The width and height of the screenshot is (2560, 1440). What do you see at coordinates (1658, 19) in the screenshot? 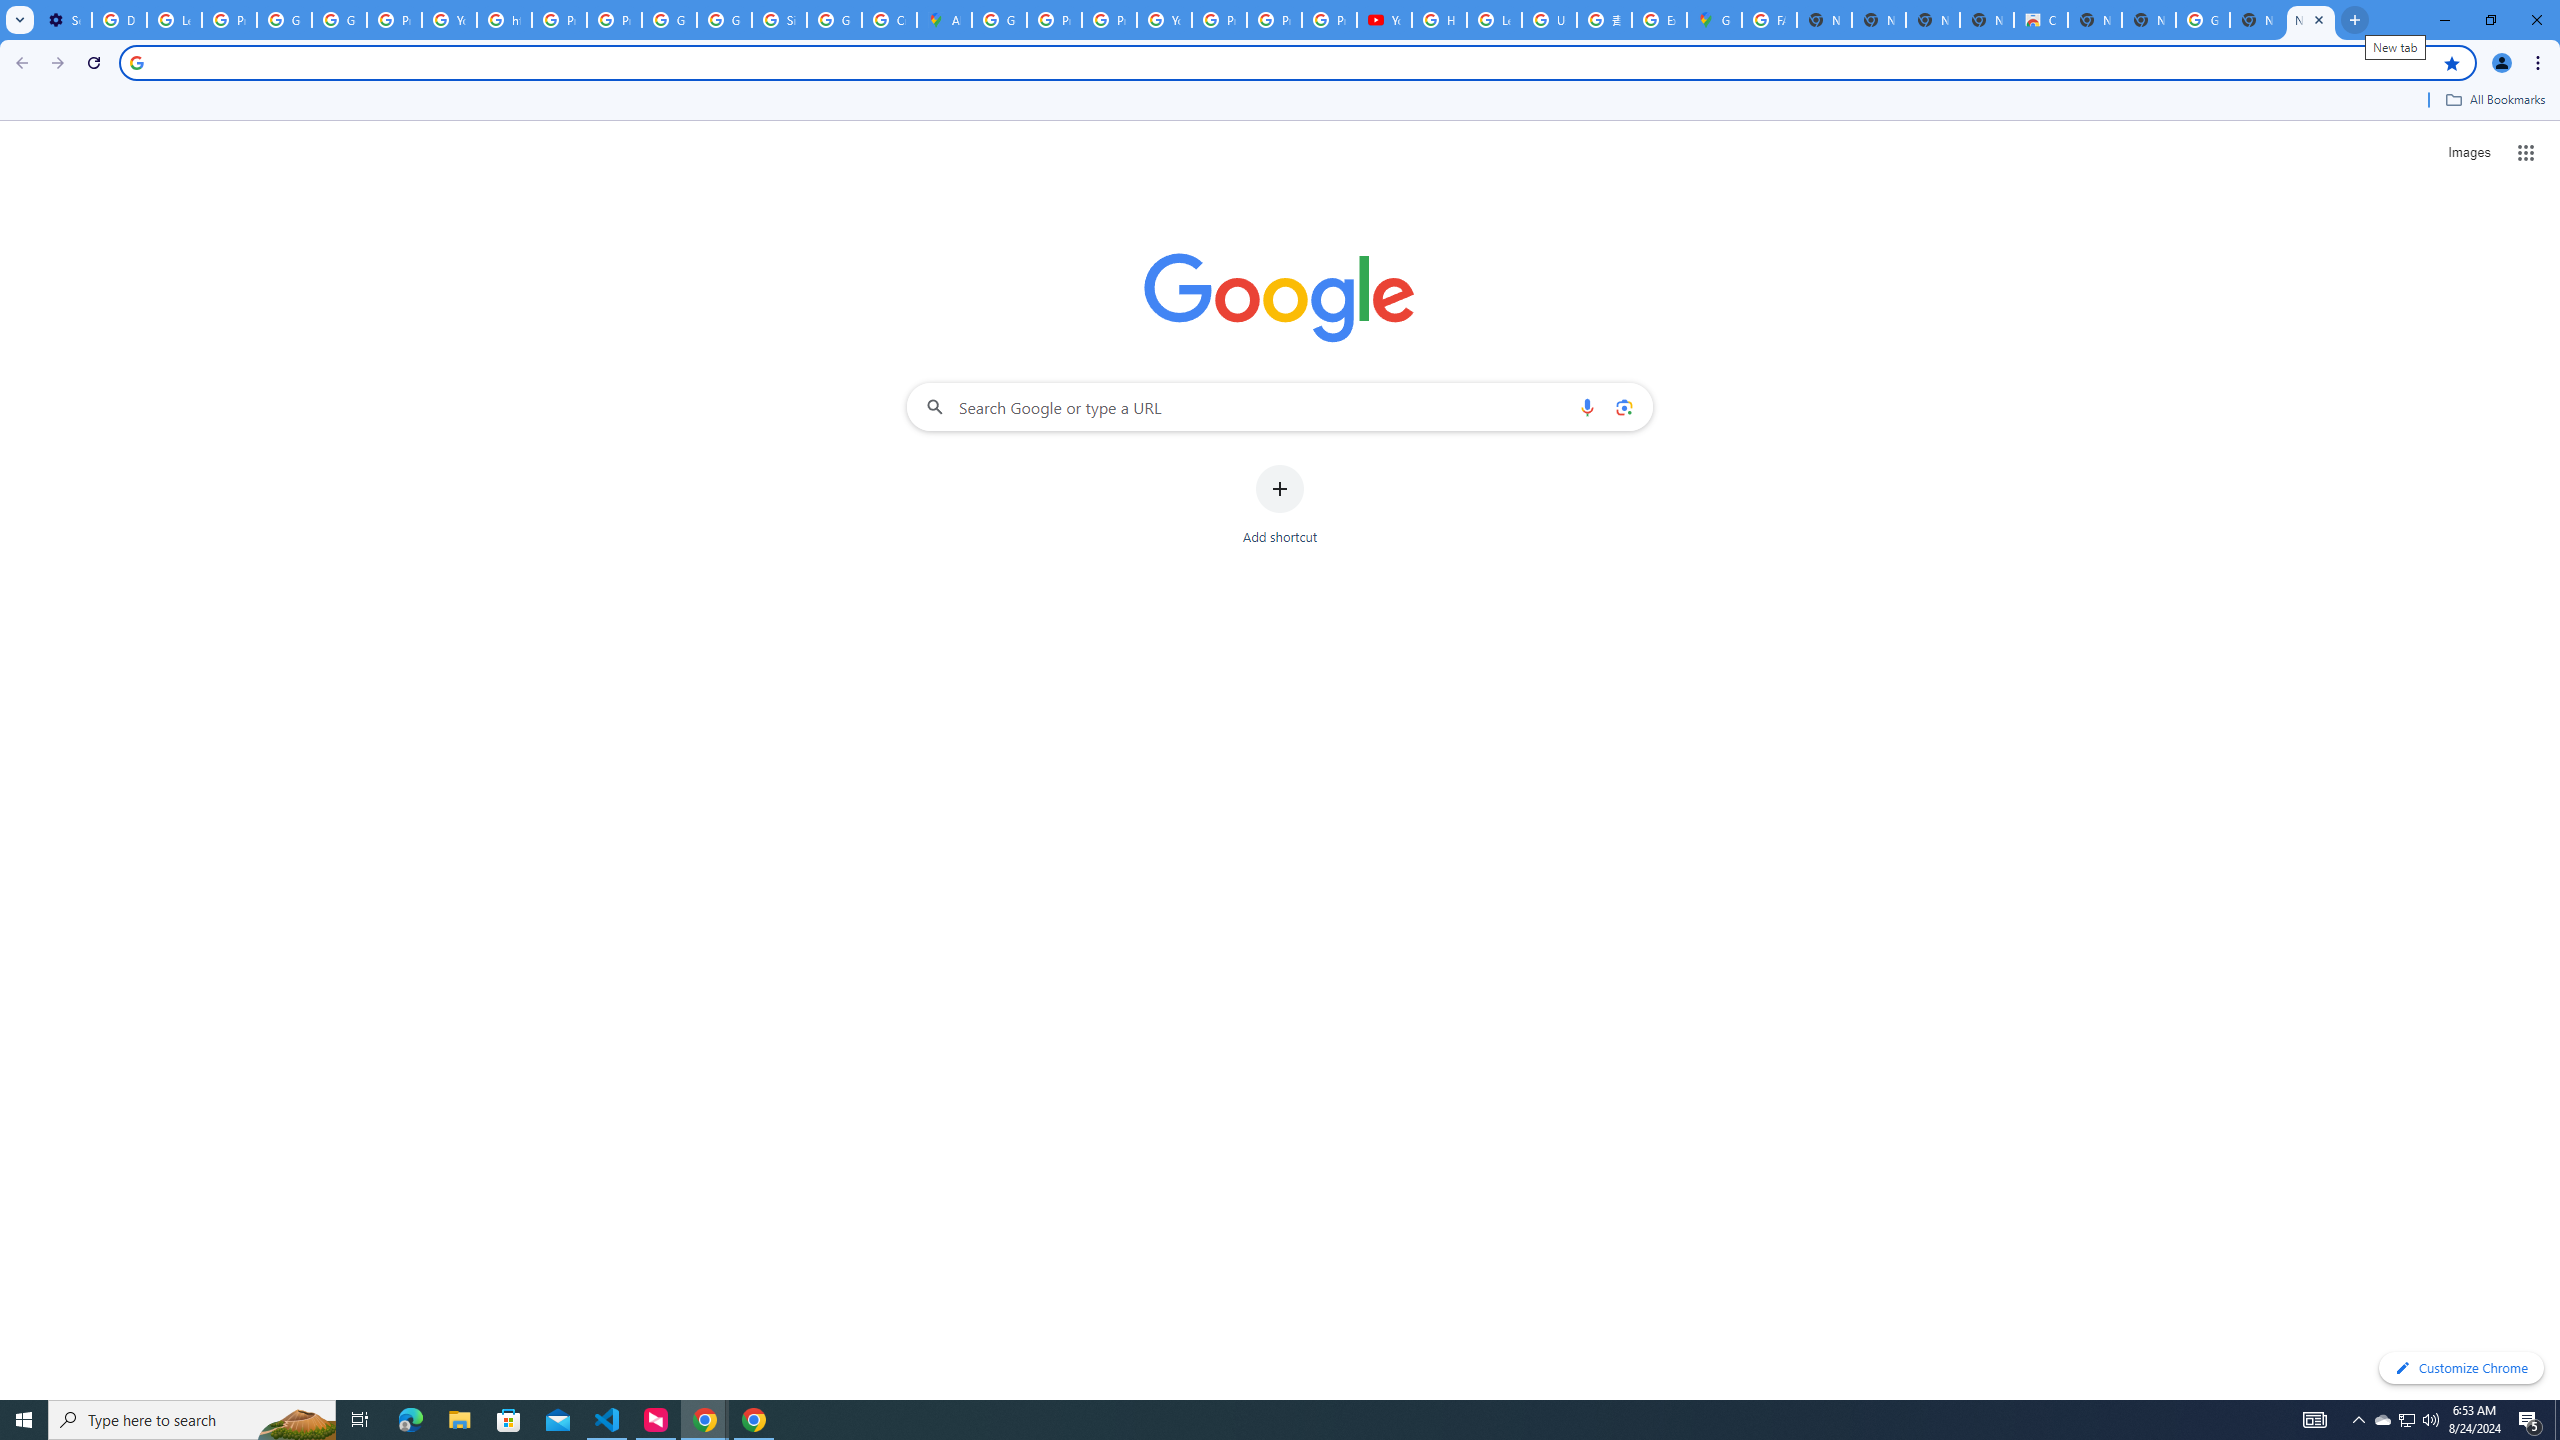
I see `'Explore new street-level details - Google Maps Help'` at bounding box center [1658, 19].